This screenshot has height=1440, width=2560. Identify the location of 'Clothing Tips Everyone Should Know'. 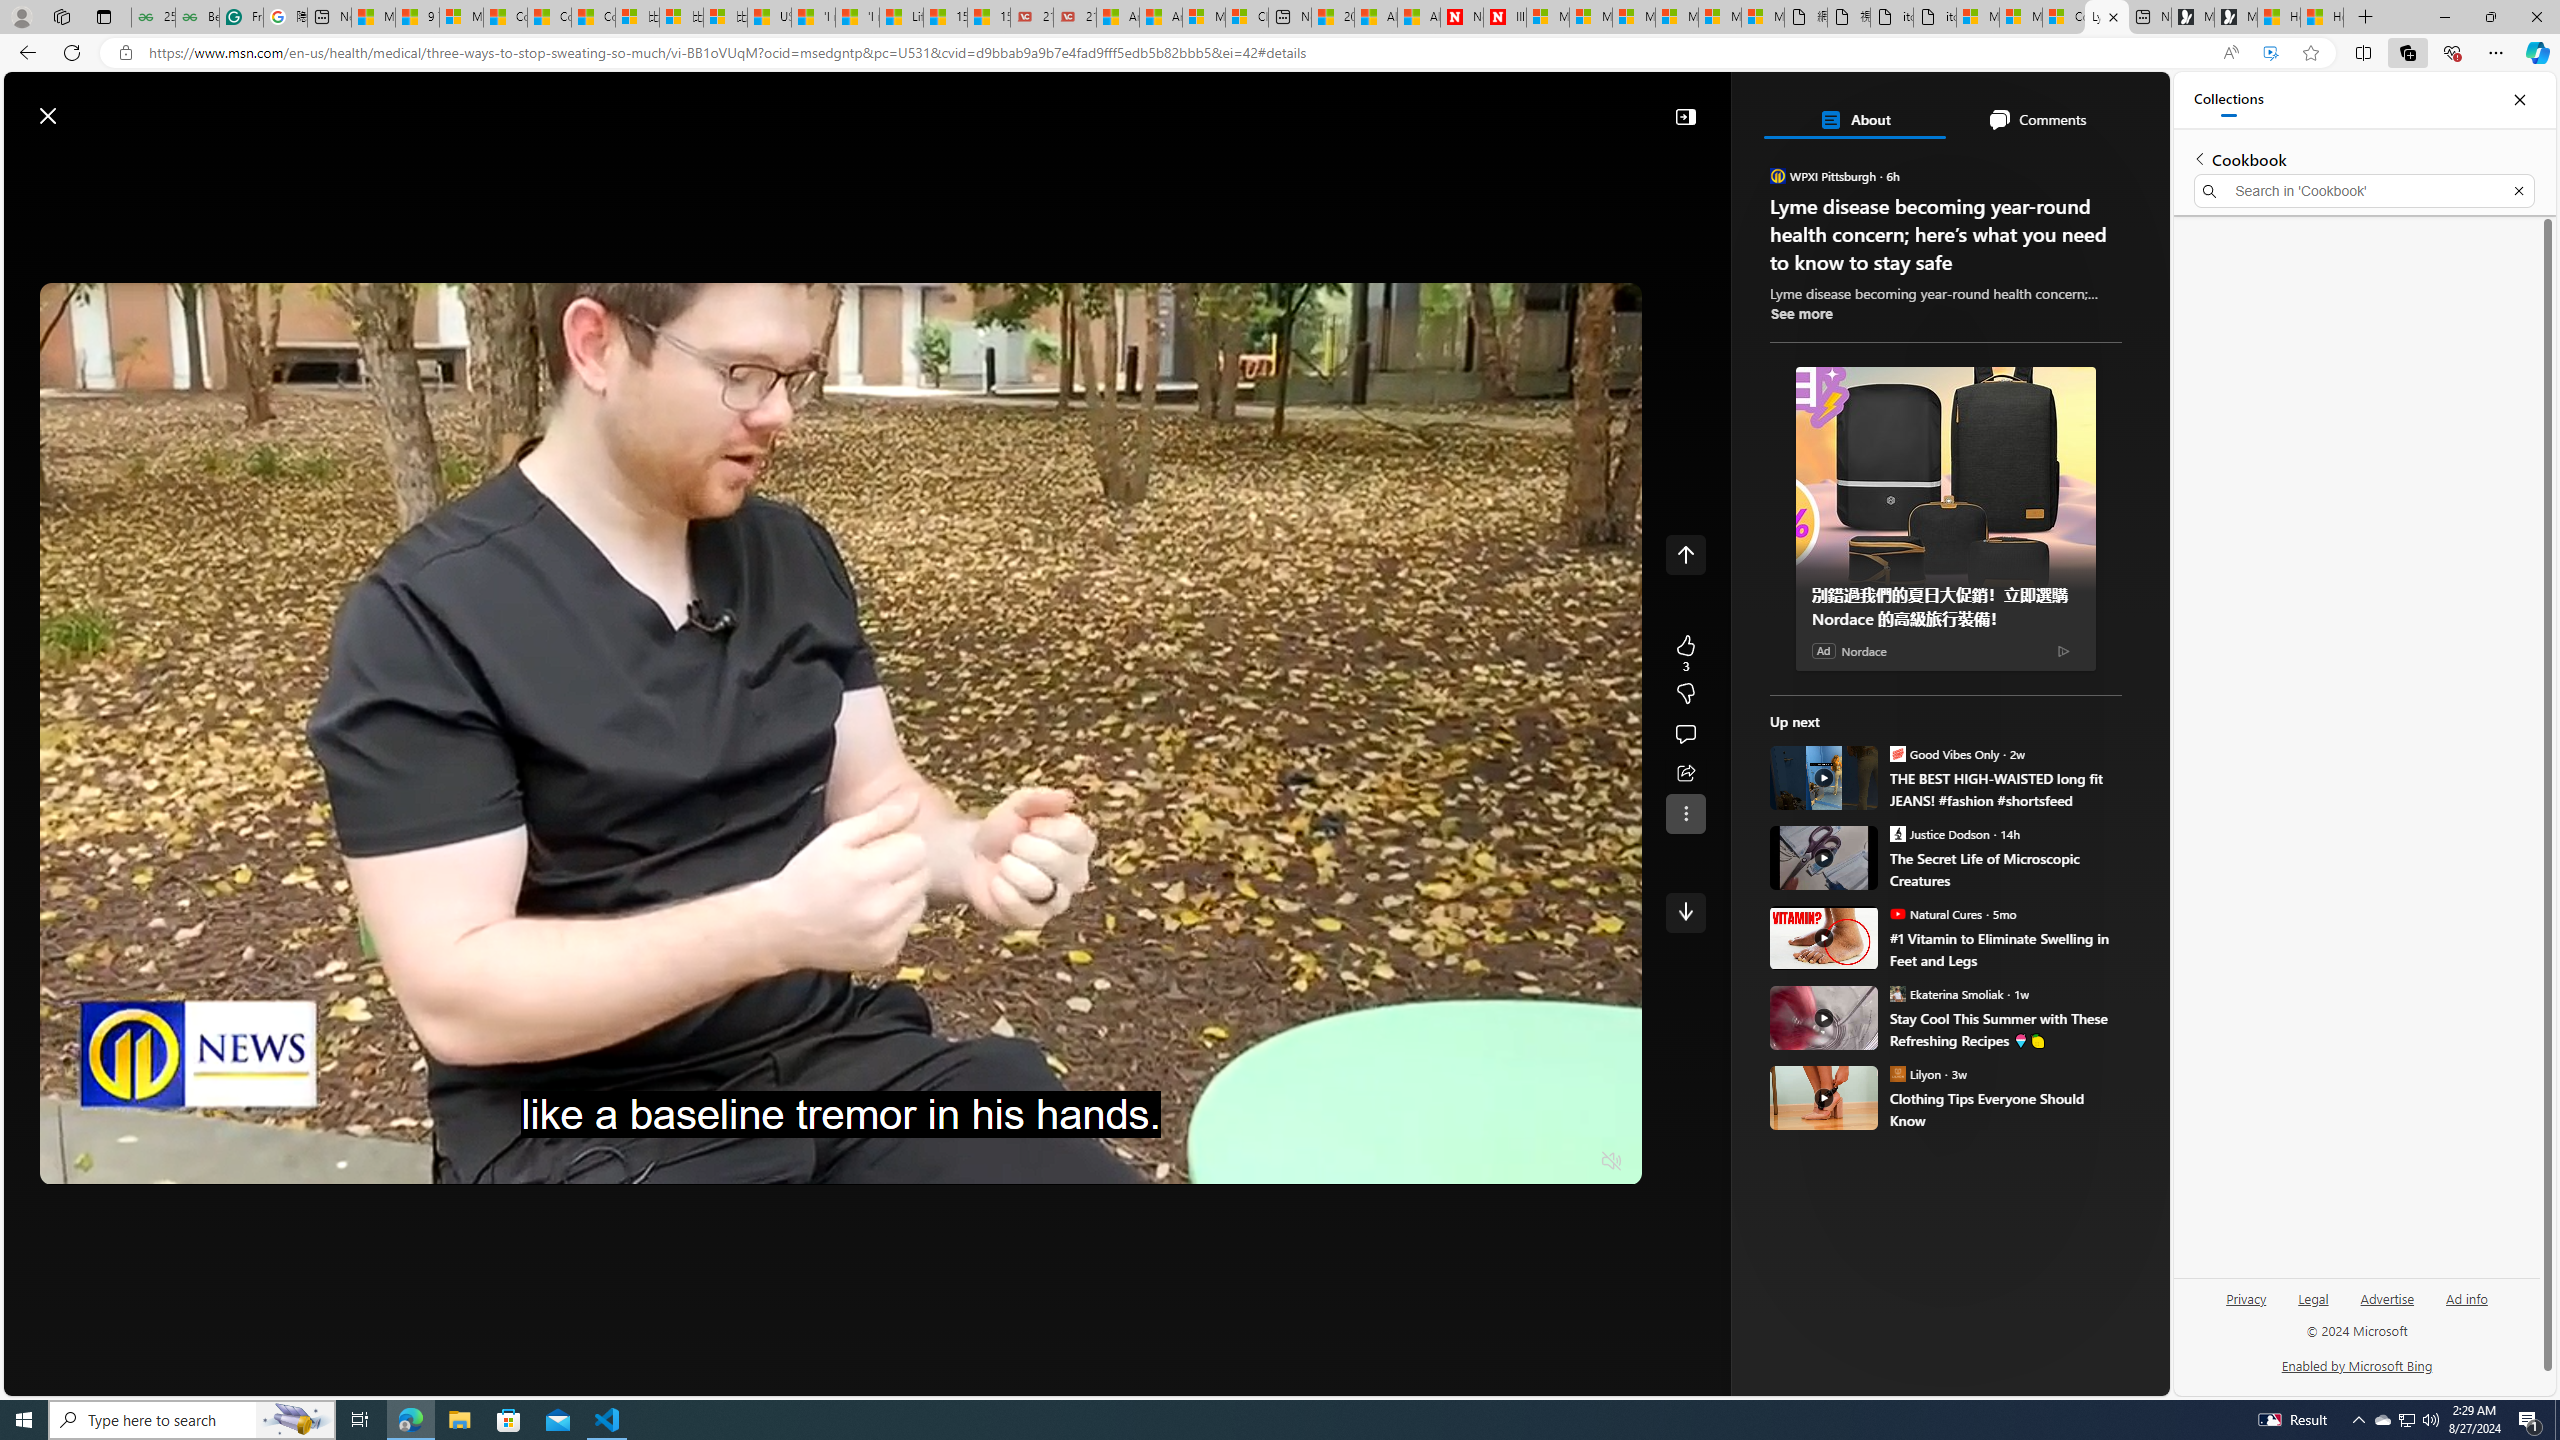
(1823, 1098).